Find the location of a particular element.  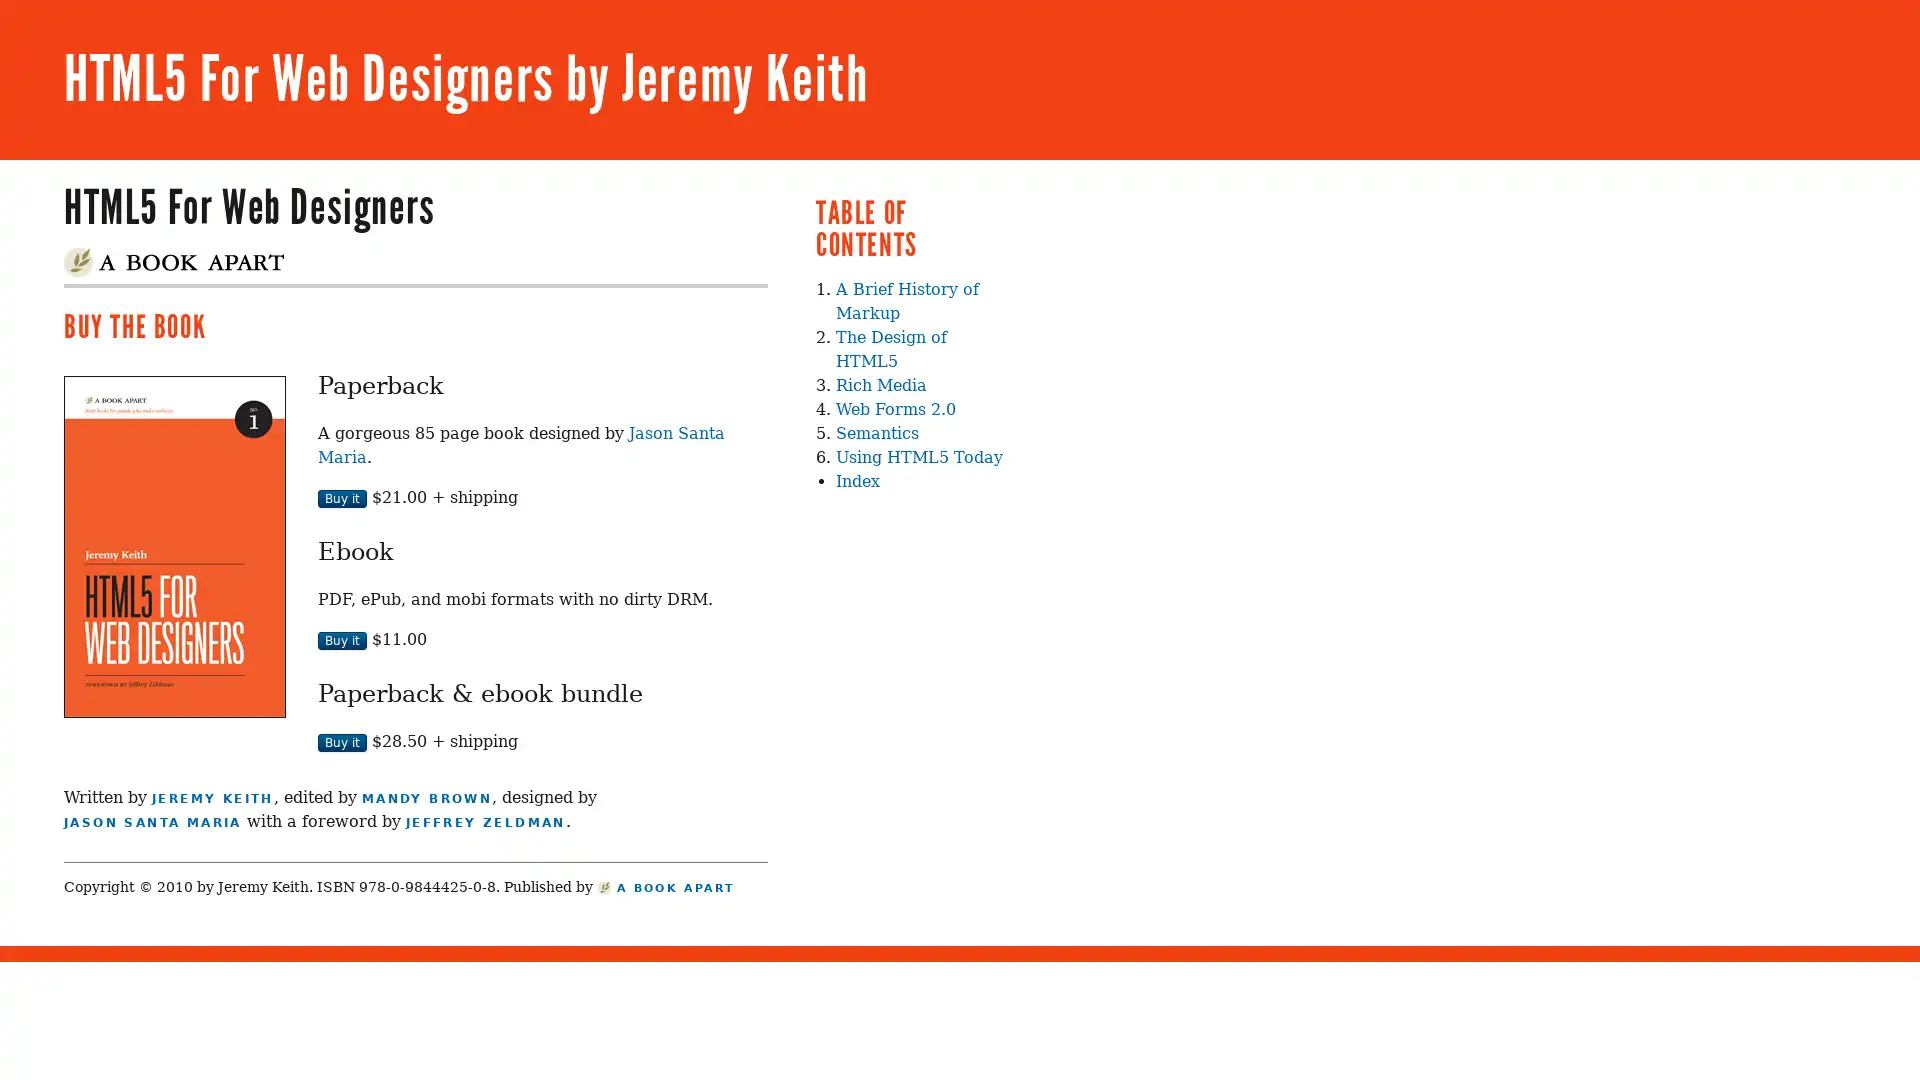

$28.50 + shipping is located at coordinates (342, 742).